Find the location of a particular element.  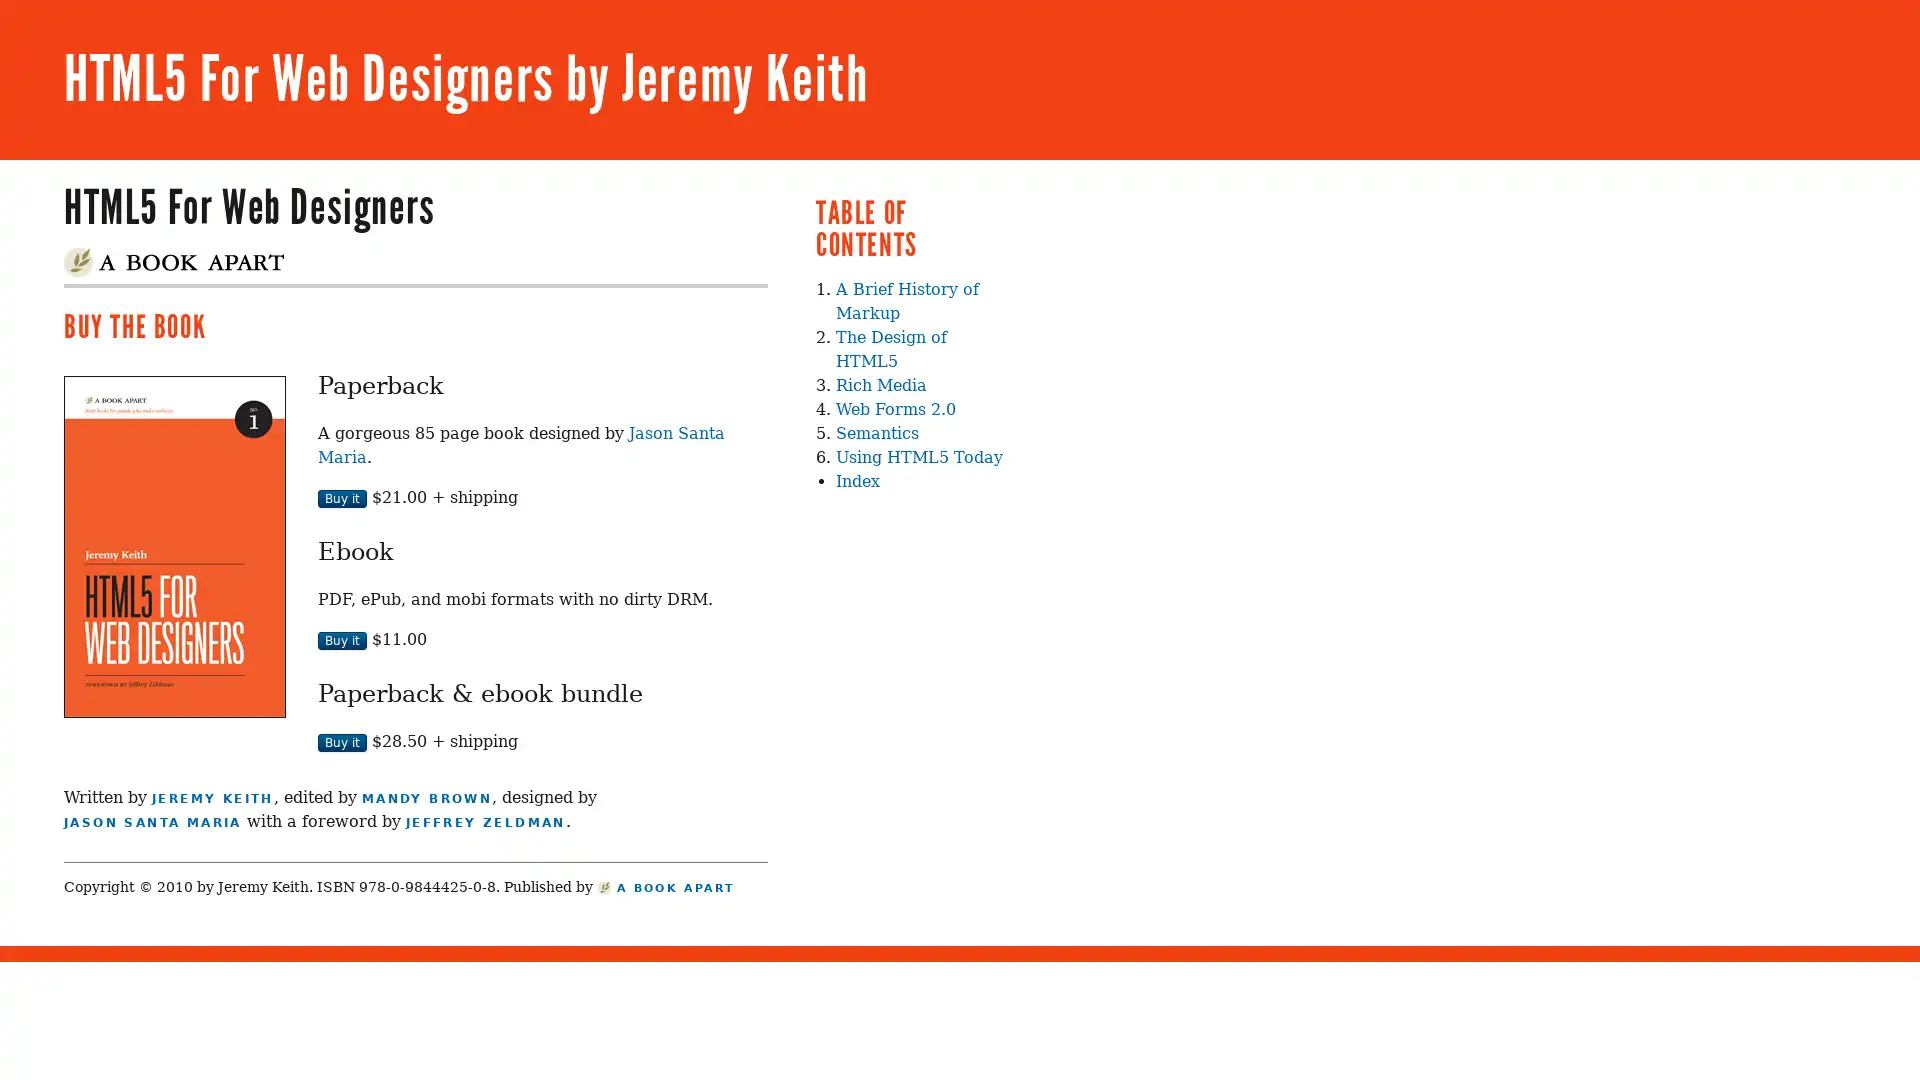

$28.50 + shipping is located at coordinates (342, 742).